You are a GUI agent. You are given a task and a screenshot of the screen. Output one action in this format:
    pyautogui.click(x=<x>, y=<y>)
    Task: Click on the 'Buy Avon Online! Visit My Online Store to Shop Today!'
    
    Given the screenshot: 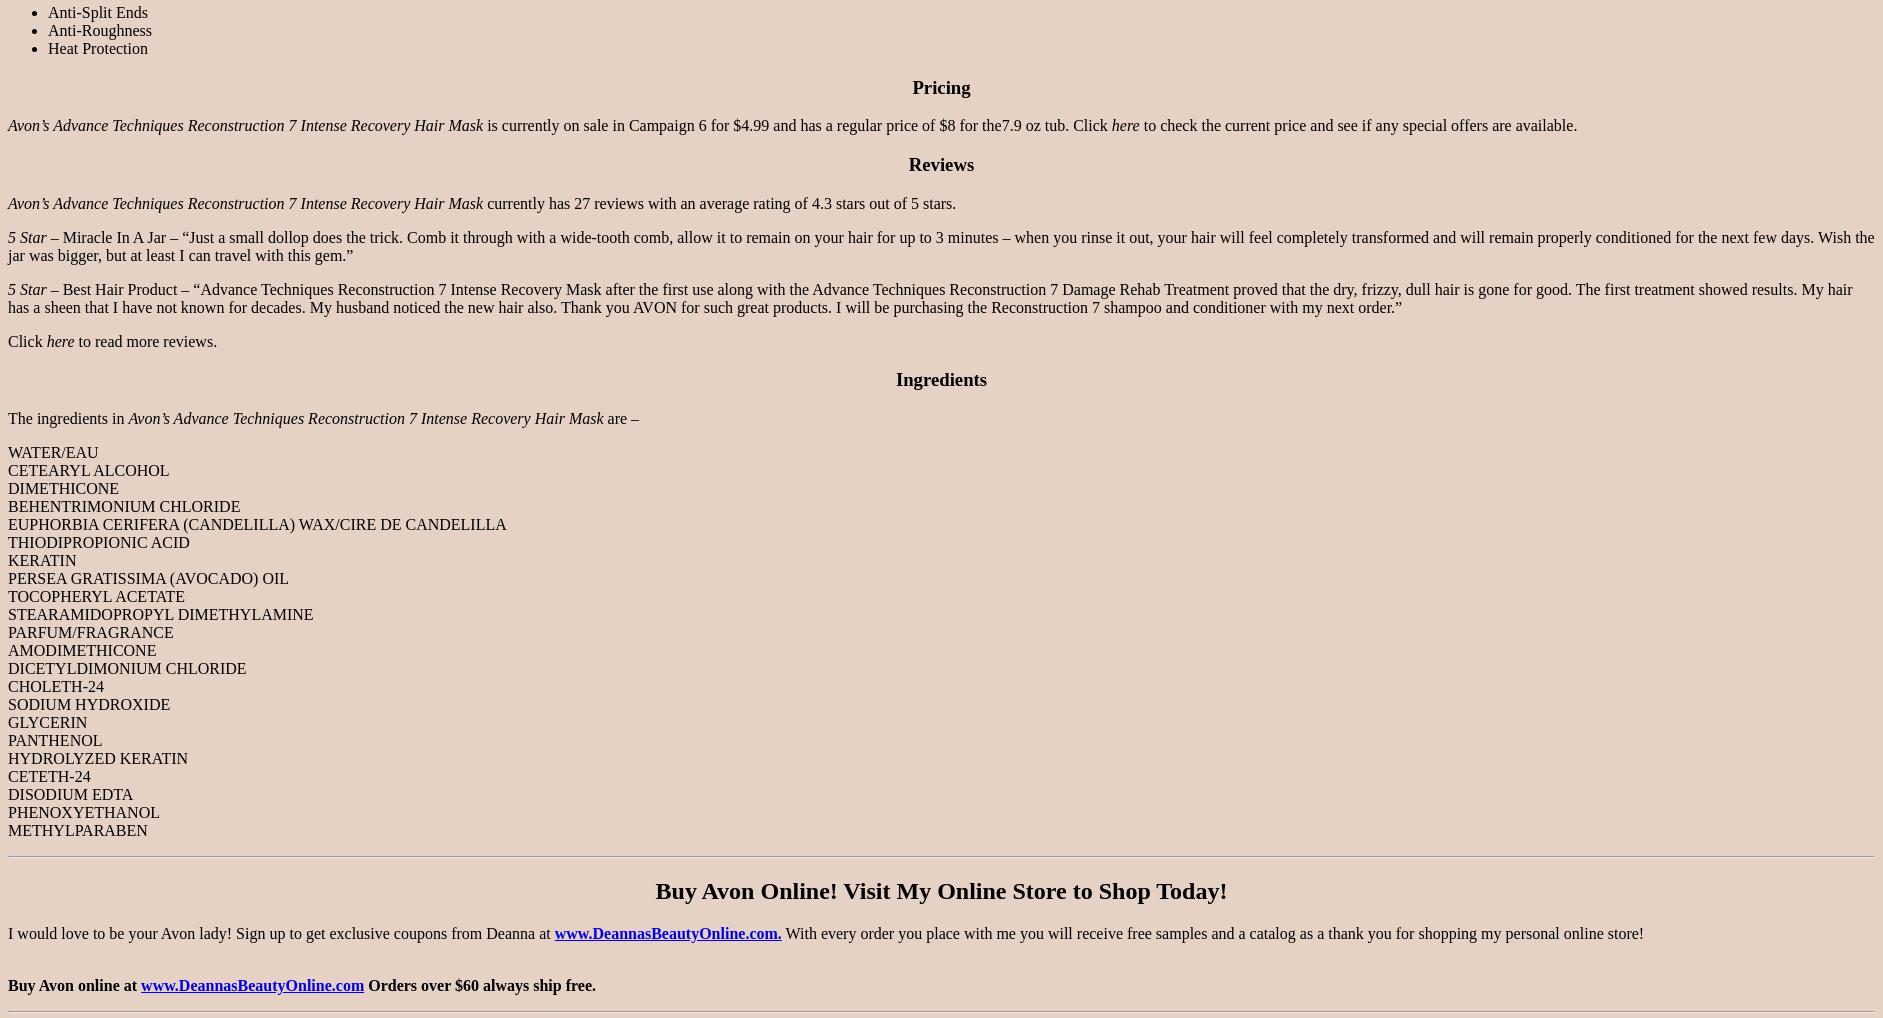 What is the action you would take?
    pyautogui.click(x=939, y=890)
    